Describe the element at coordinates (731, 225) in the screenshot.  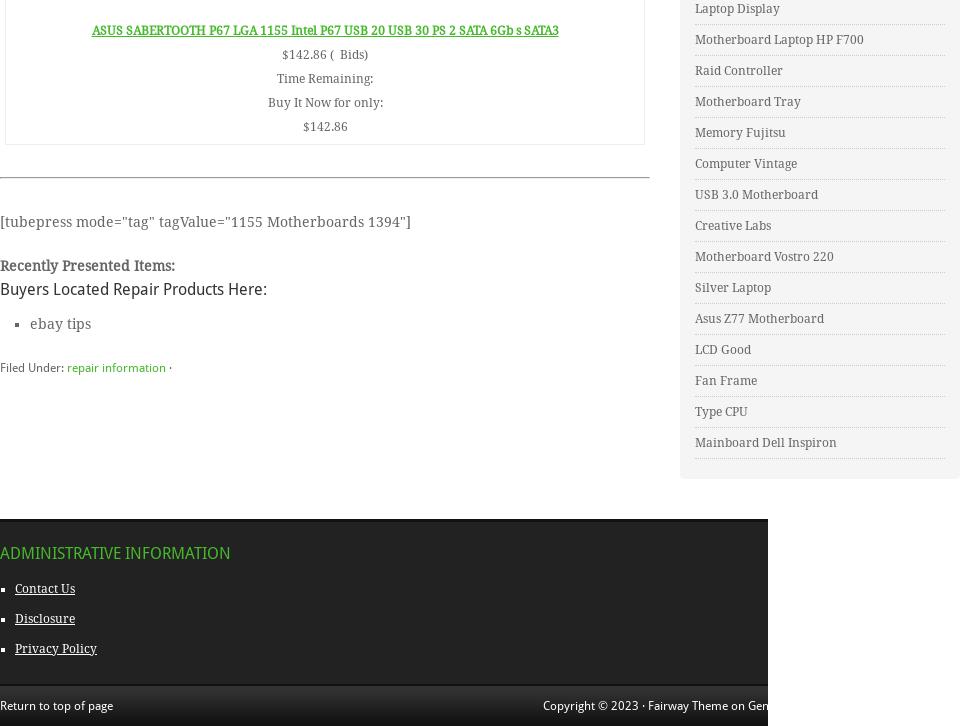
I see `'Creative Labs'` at that location.